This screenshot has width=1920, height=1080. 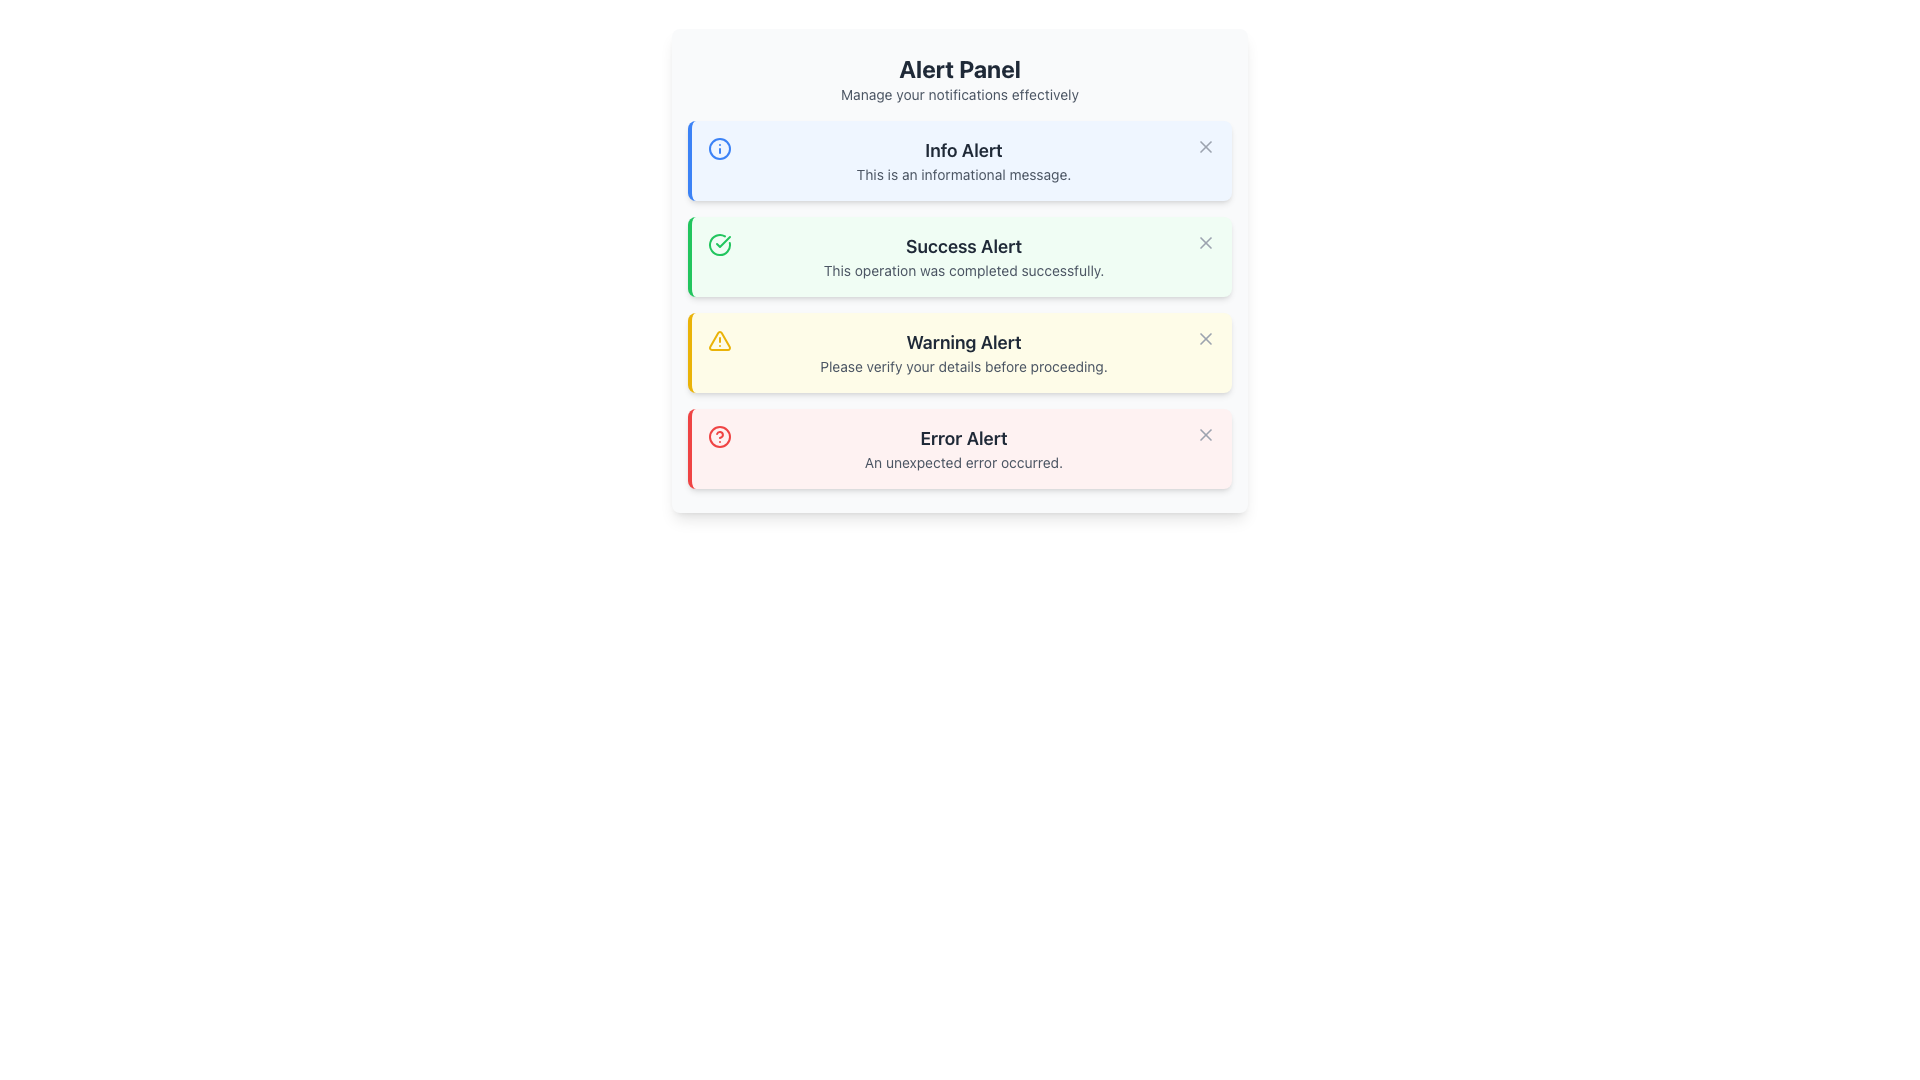 What do you see at coordinates (1204, 434) in the screenshot?
I see `the close icon located on the far right side of the 'Error Alert' section` at bounding box center [1204, 434].